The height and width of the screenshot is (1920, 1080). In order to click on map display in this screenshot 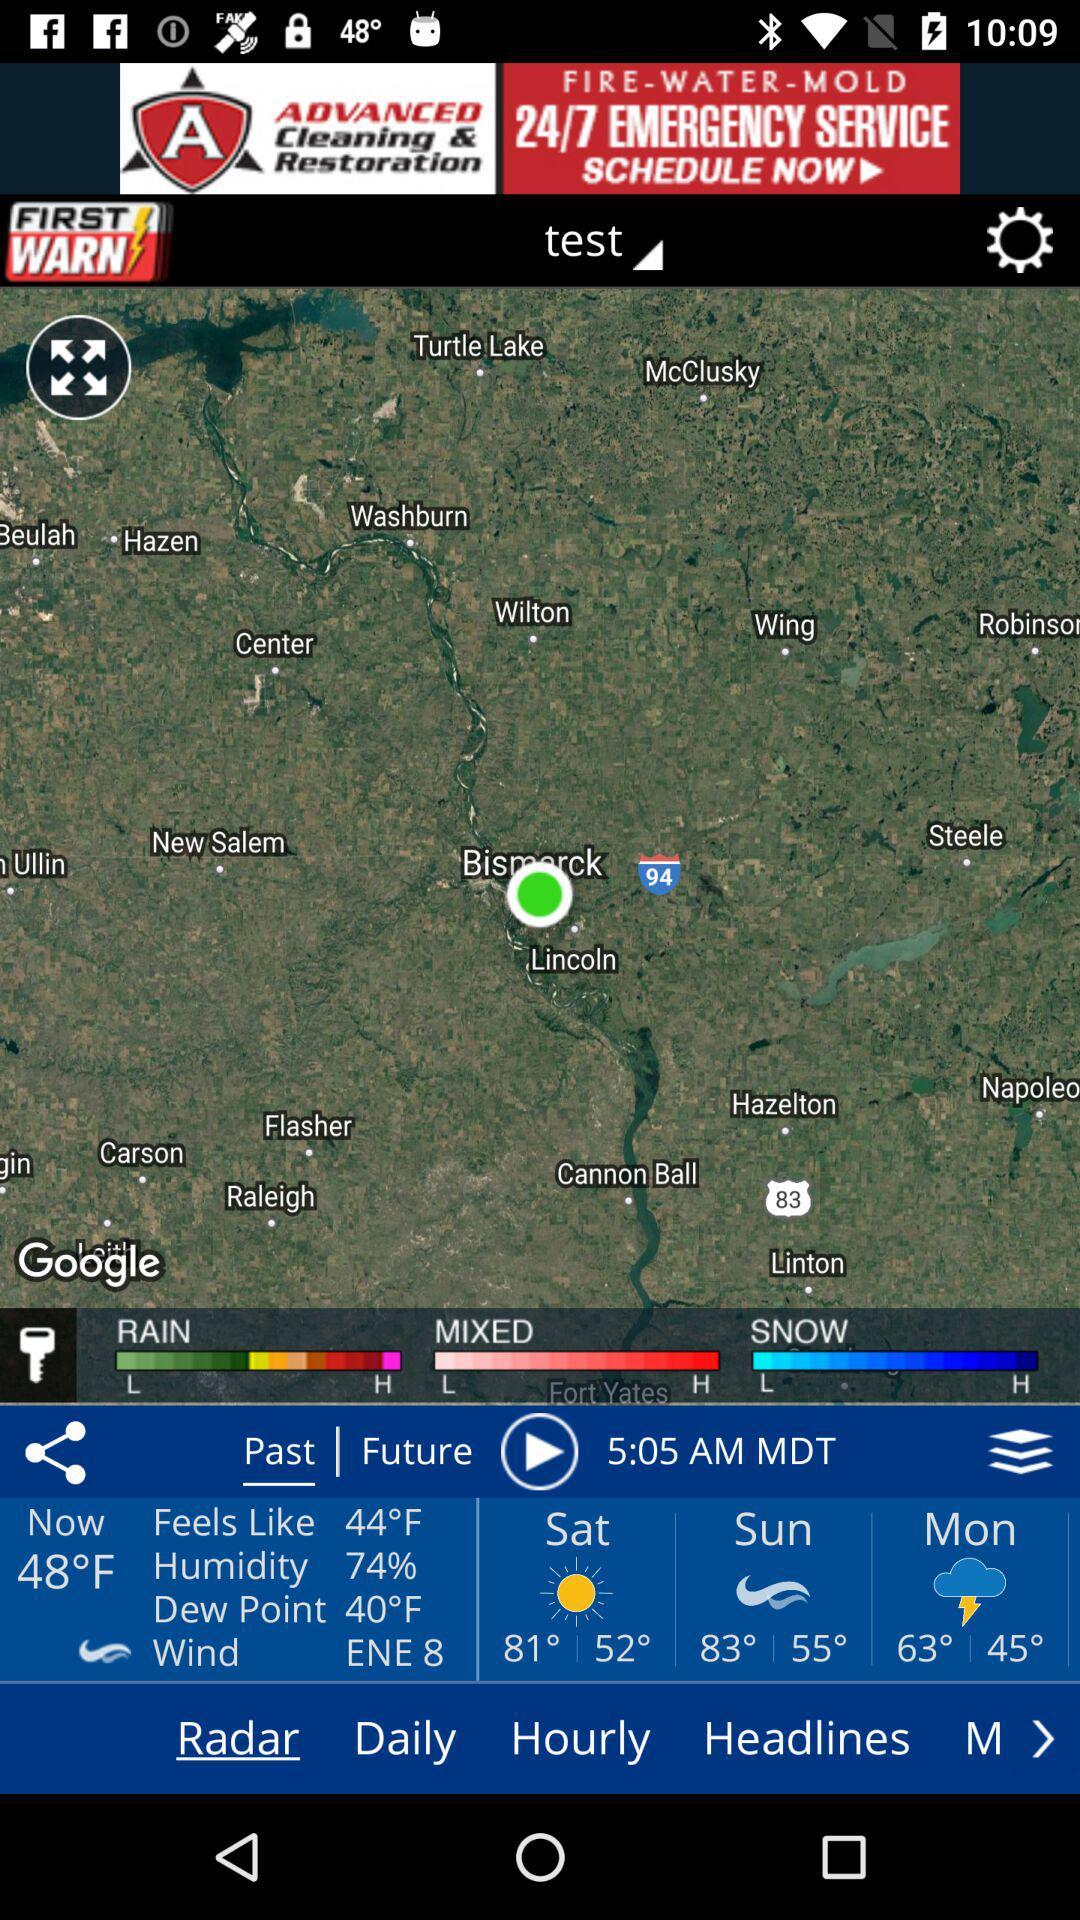, I will do `click(1020, 1451)`.